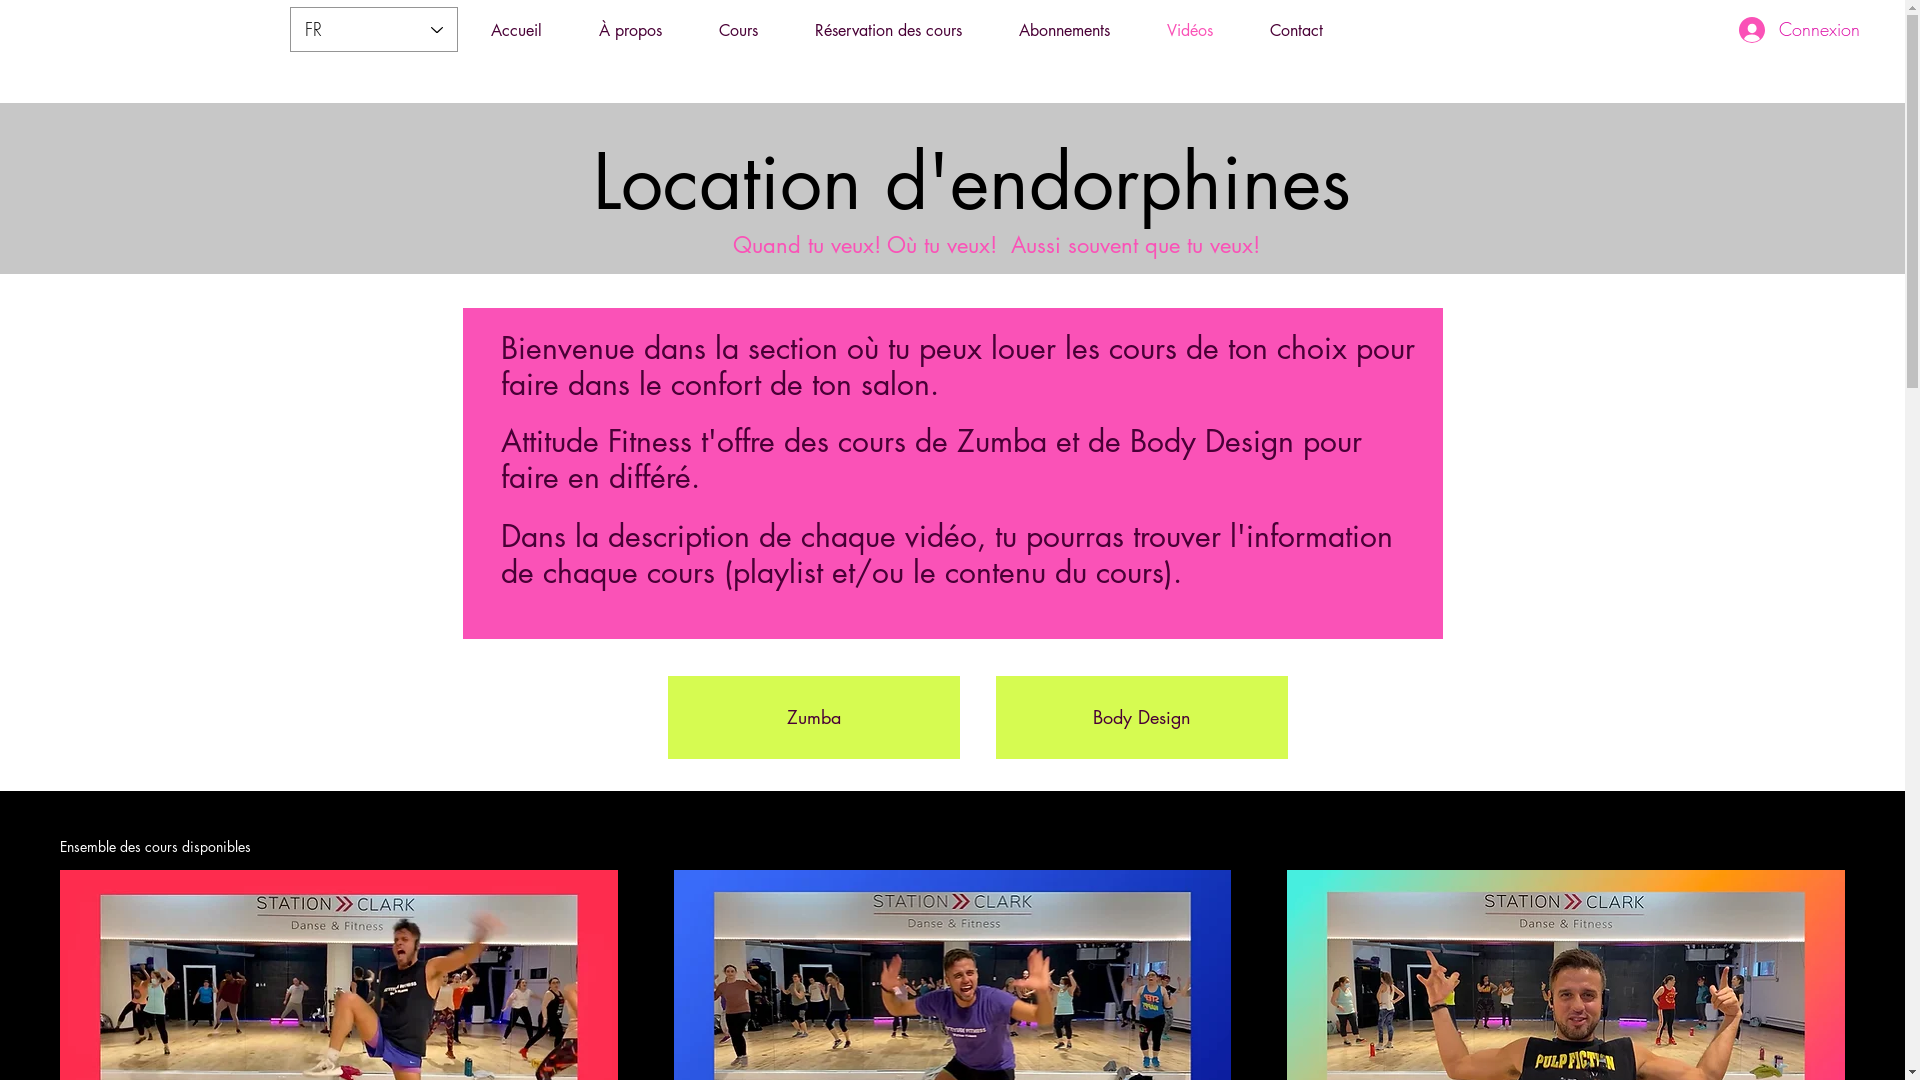 This screenshot has height=1080, width=1920. I want to click on 'Connexion', so click(1799, 30).